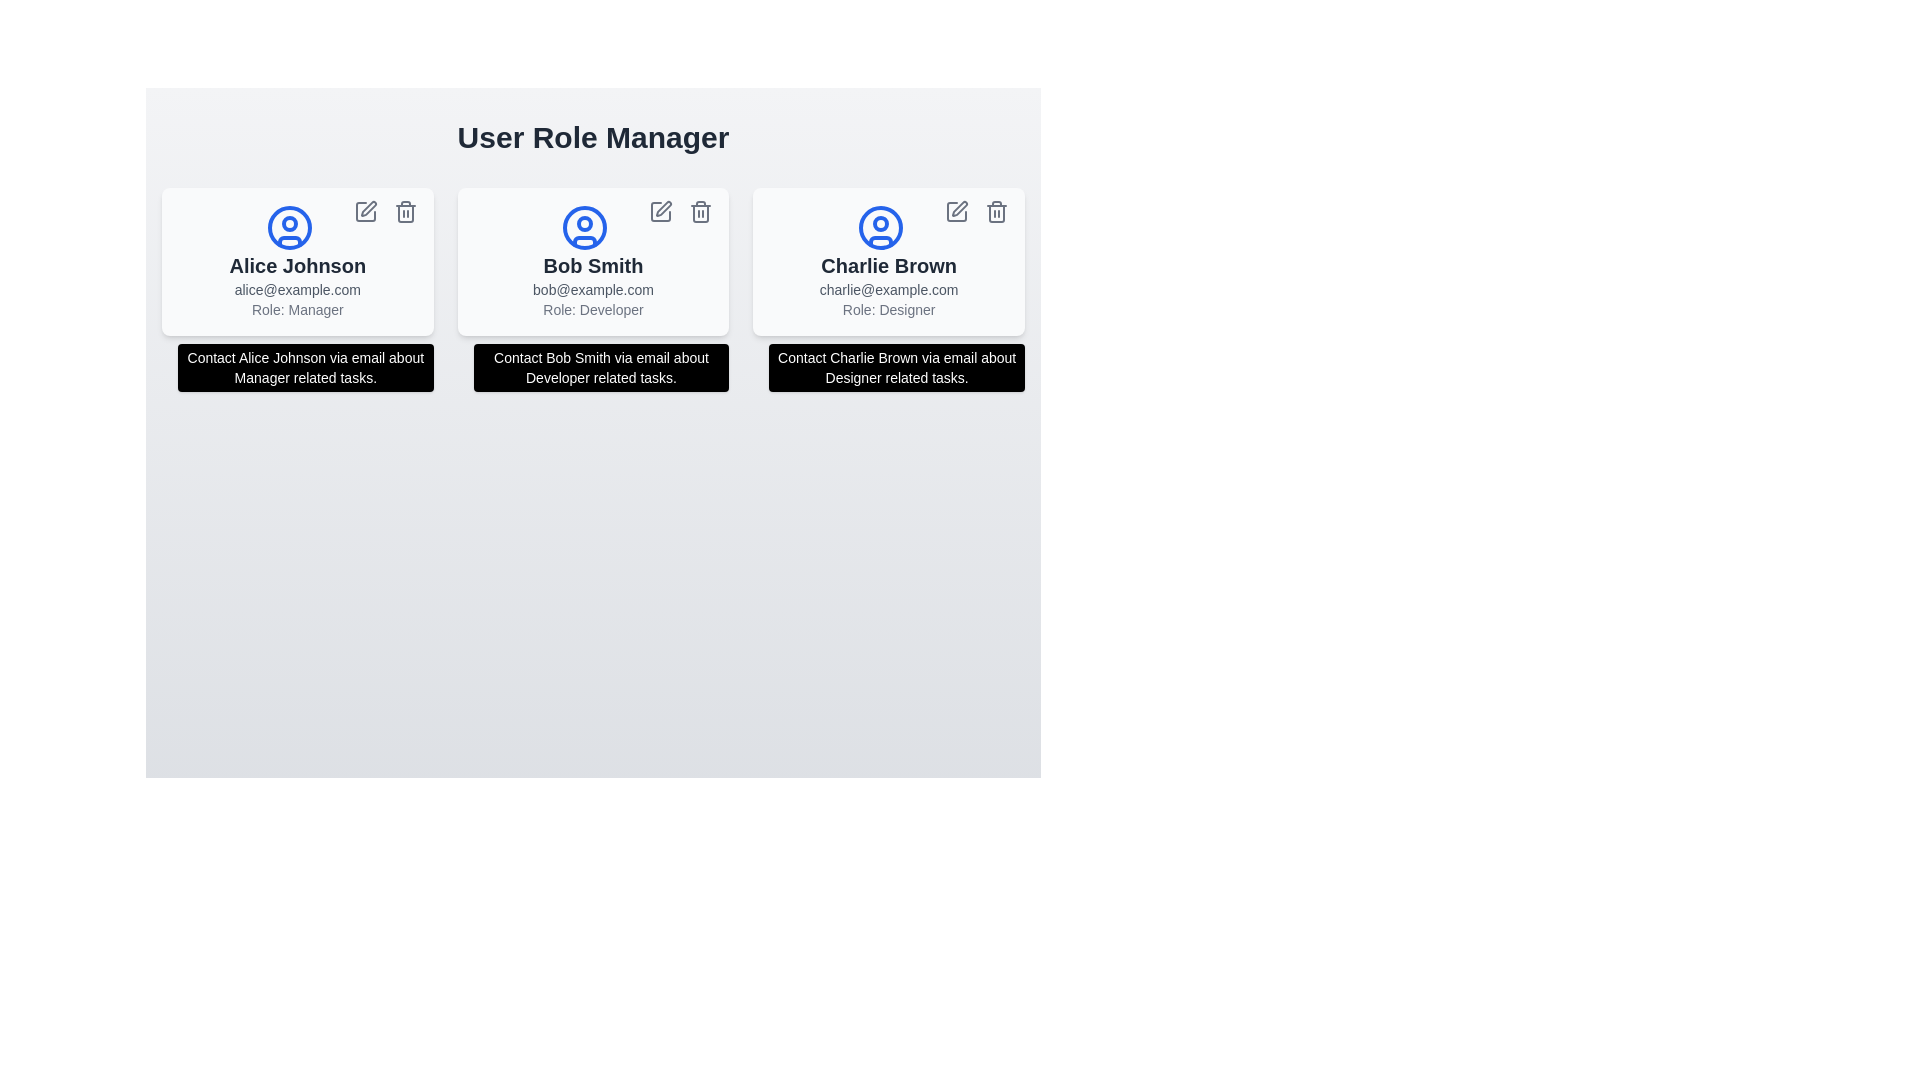  What do you see at coordinates (592, 265) in the screenshot?
I see `the text header labeled 'Bob Smith'` at bounding box center [592, 265].